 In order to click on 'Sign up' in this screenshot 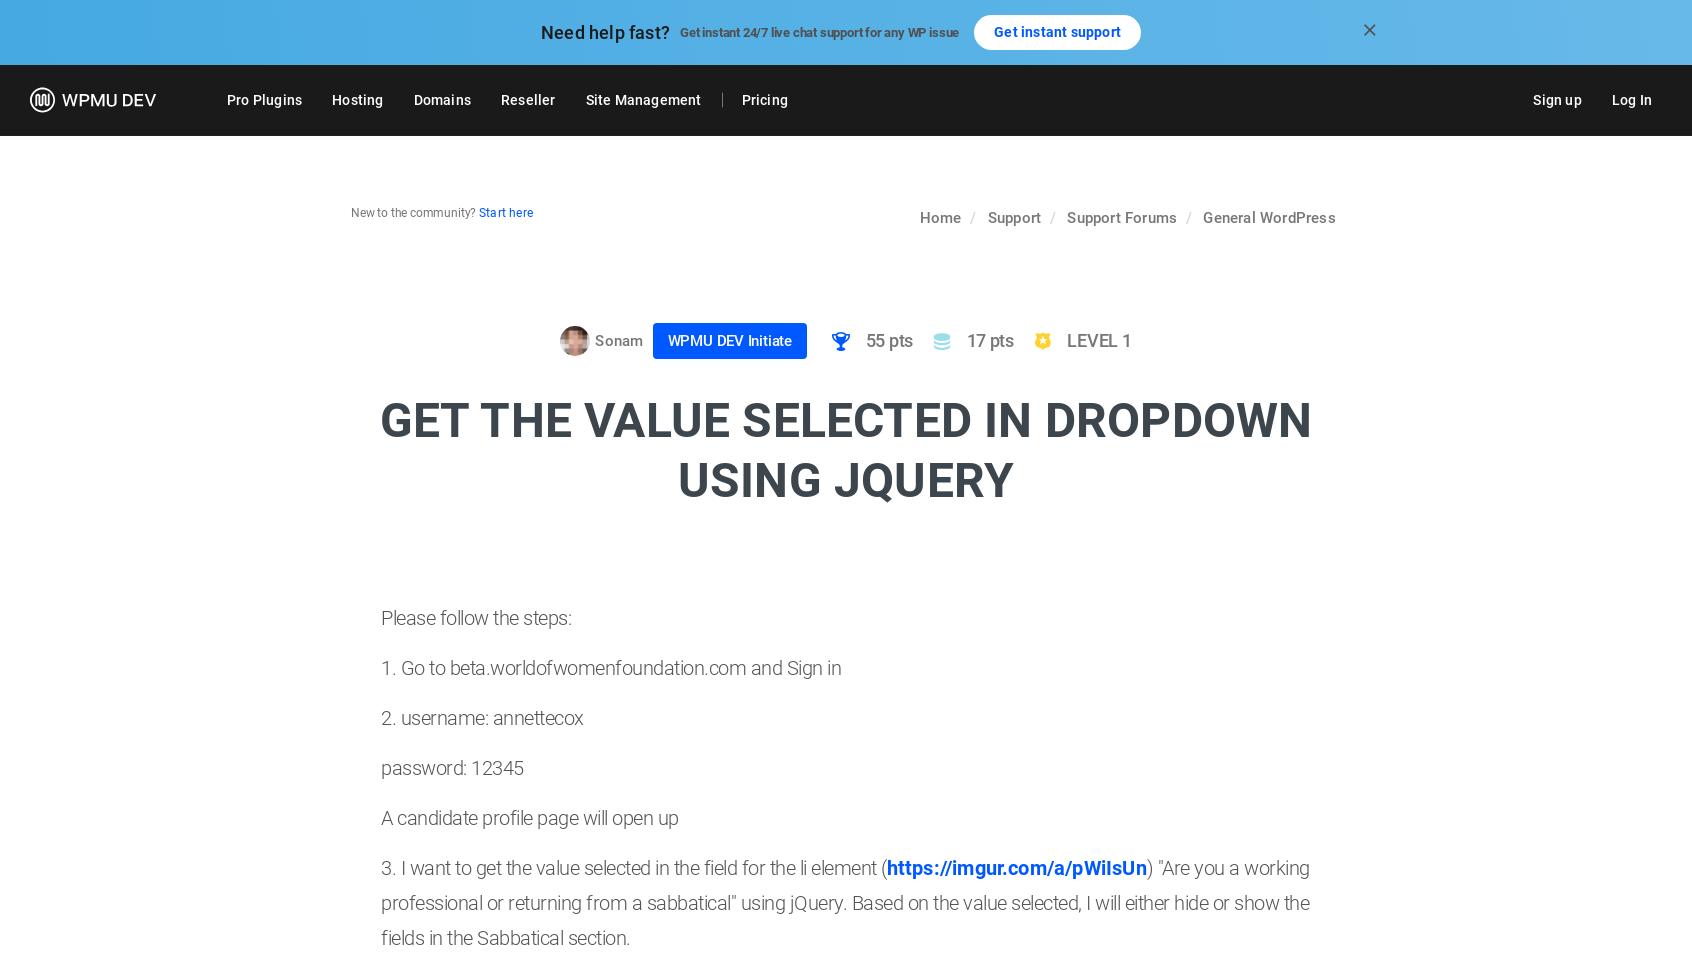, I will do `click(1555, 99)`.